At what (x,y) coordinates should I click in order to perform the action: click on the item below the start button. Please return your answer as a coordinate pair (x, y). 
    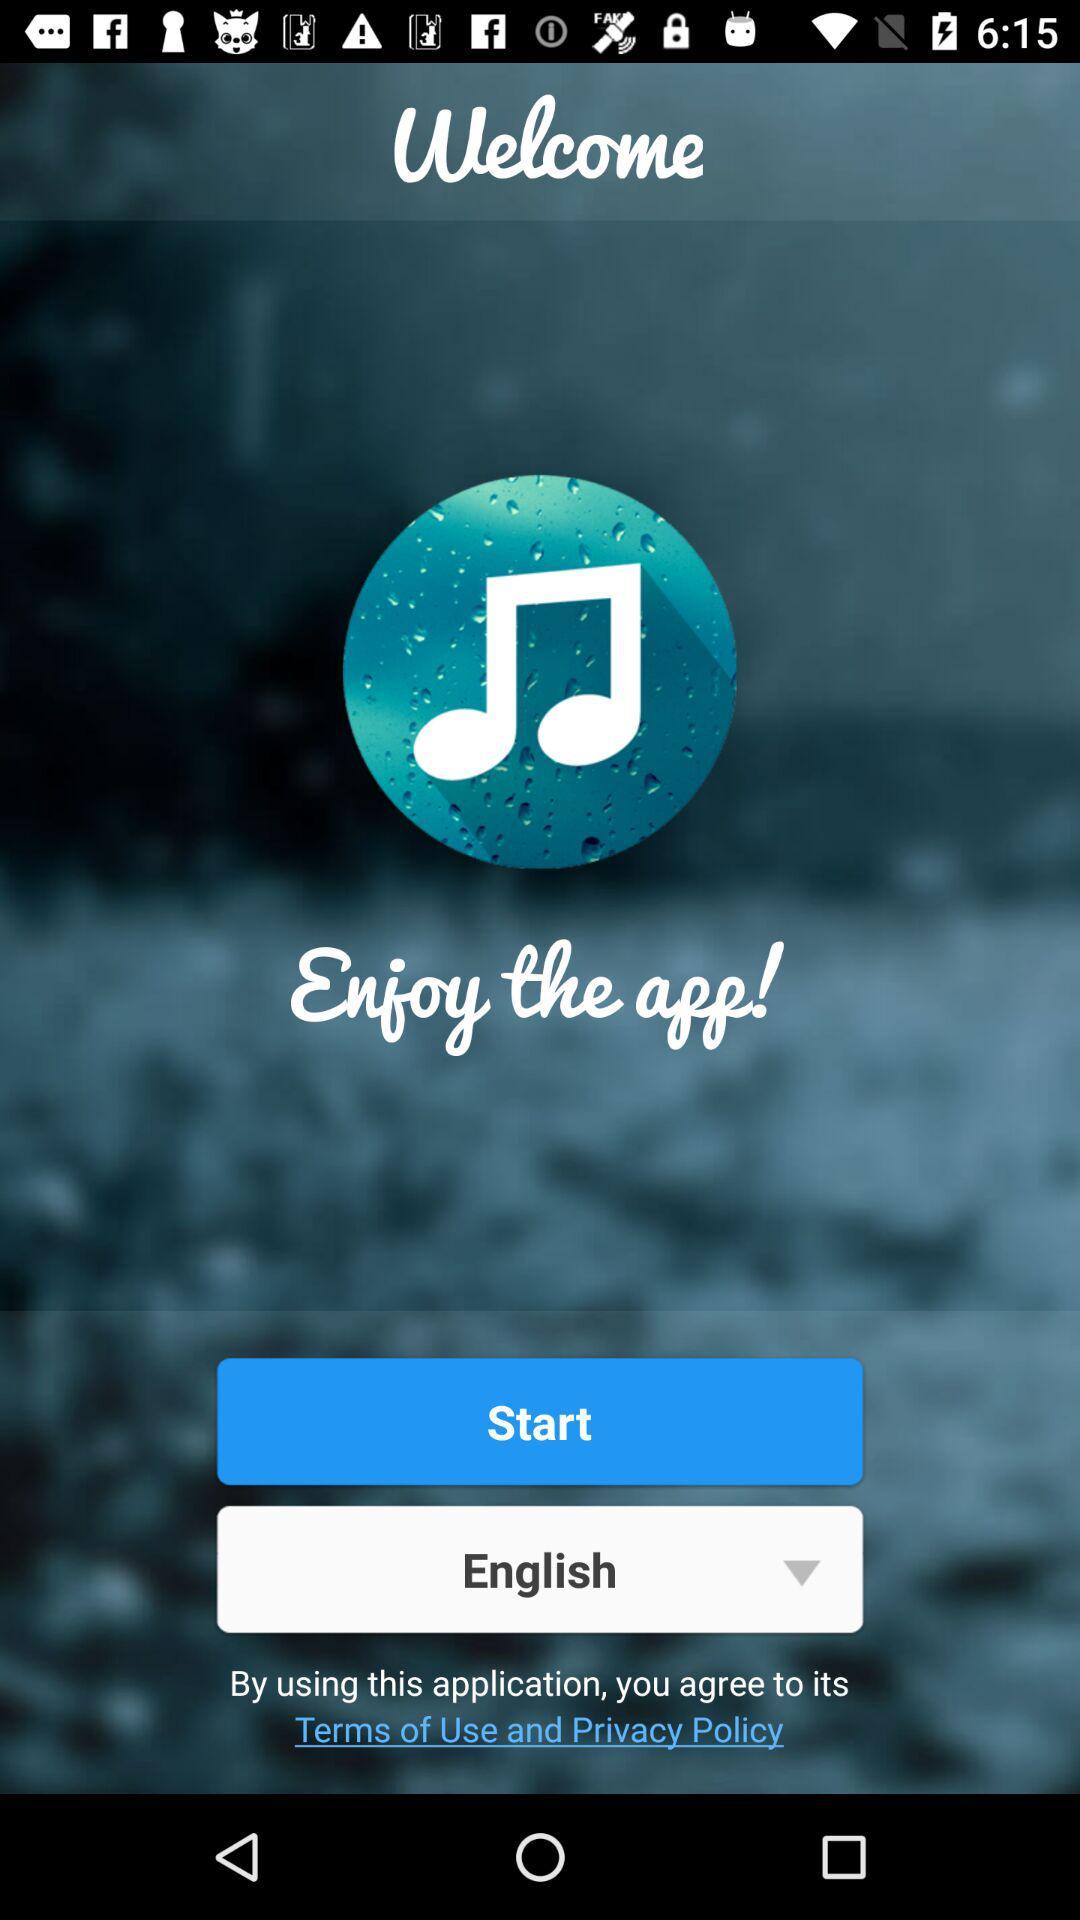
    Looking at the image, I should click on (538, 1568).